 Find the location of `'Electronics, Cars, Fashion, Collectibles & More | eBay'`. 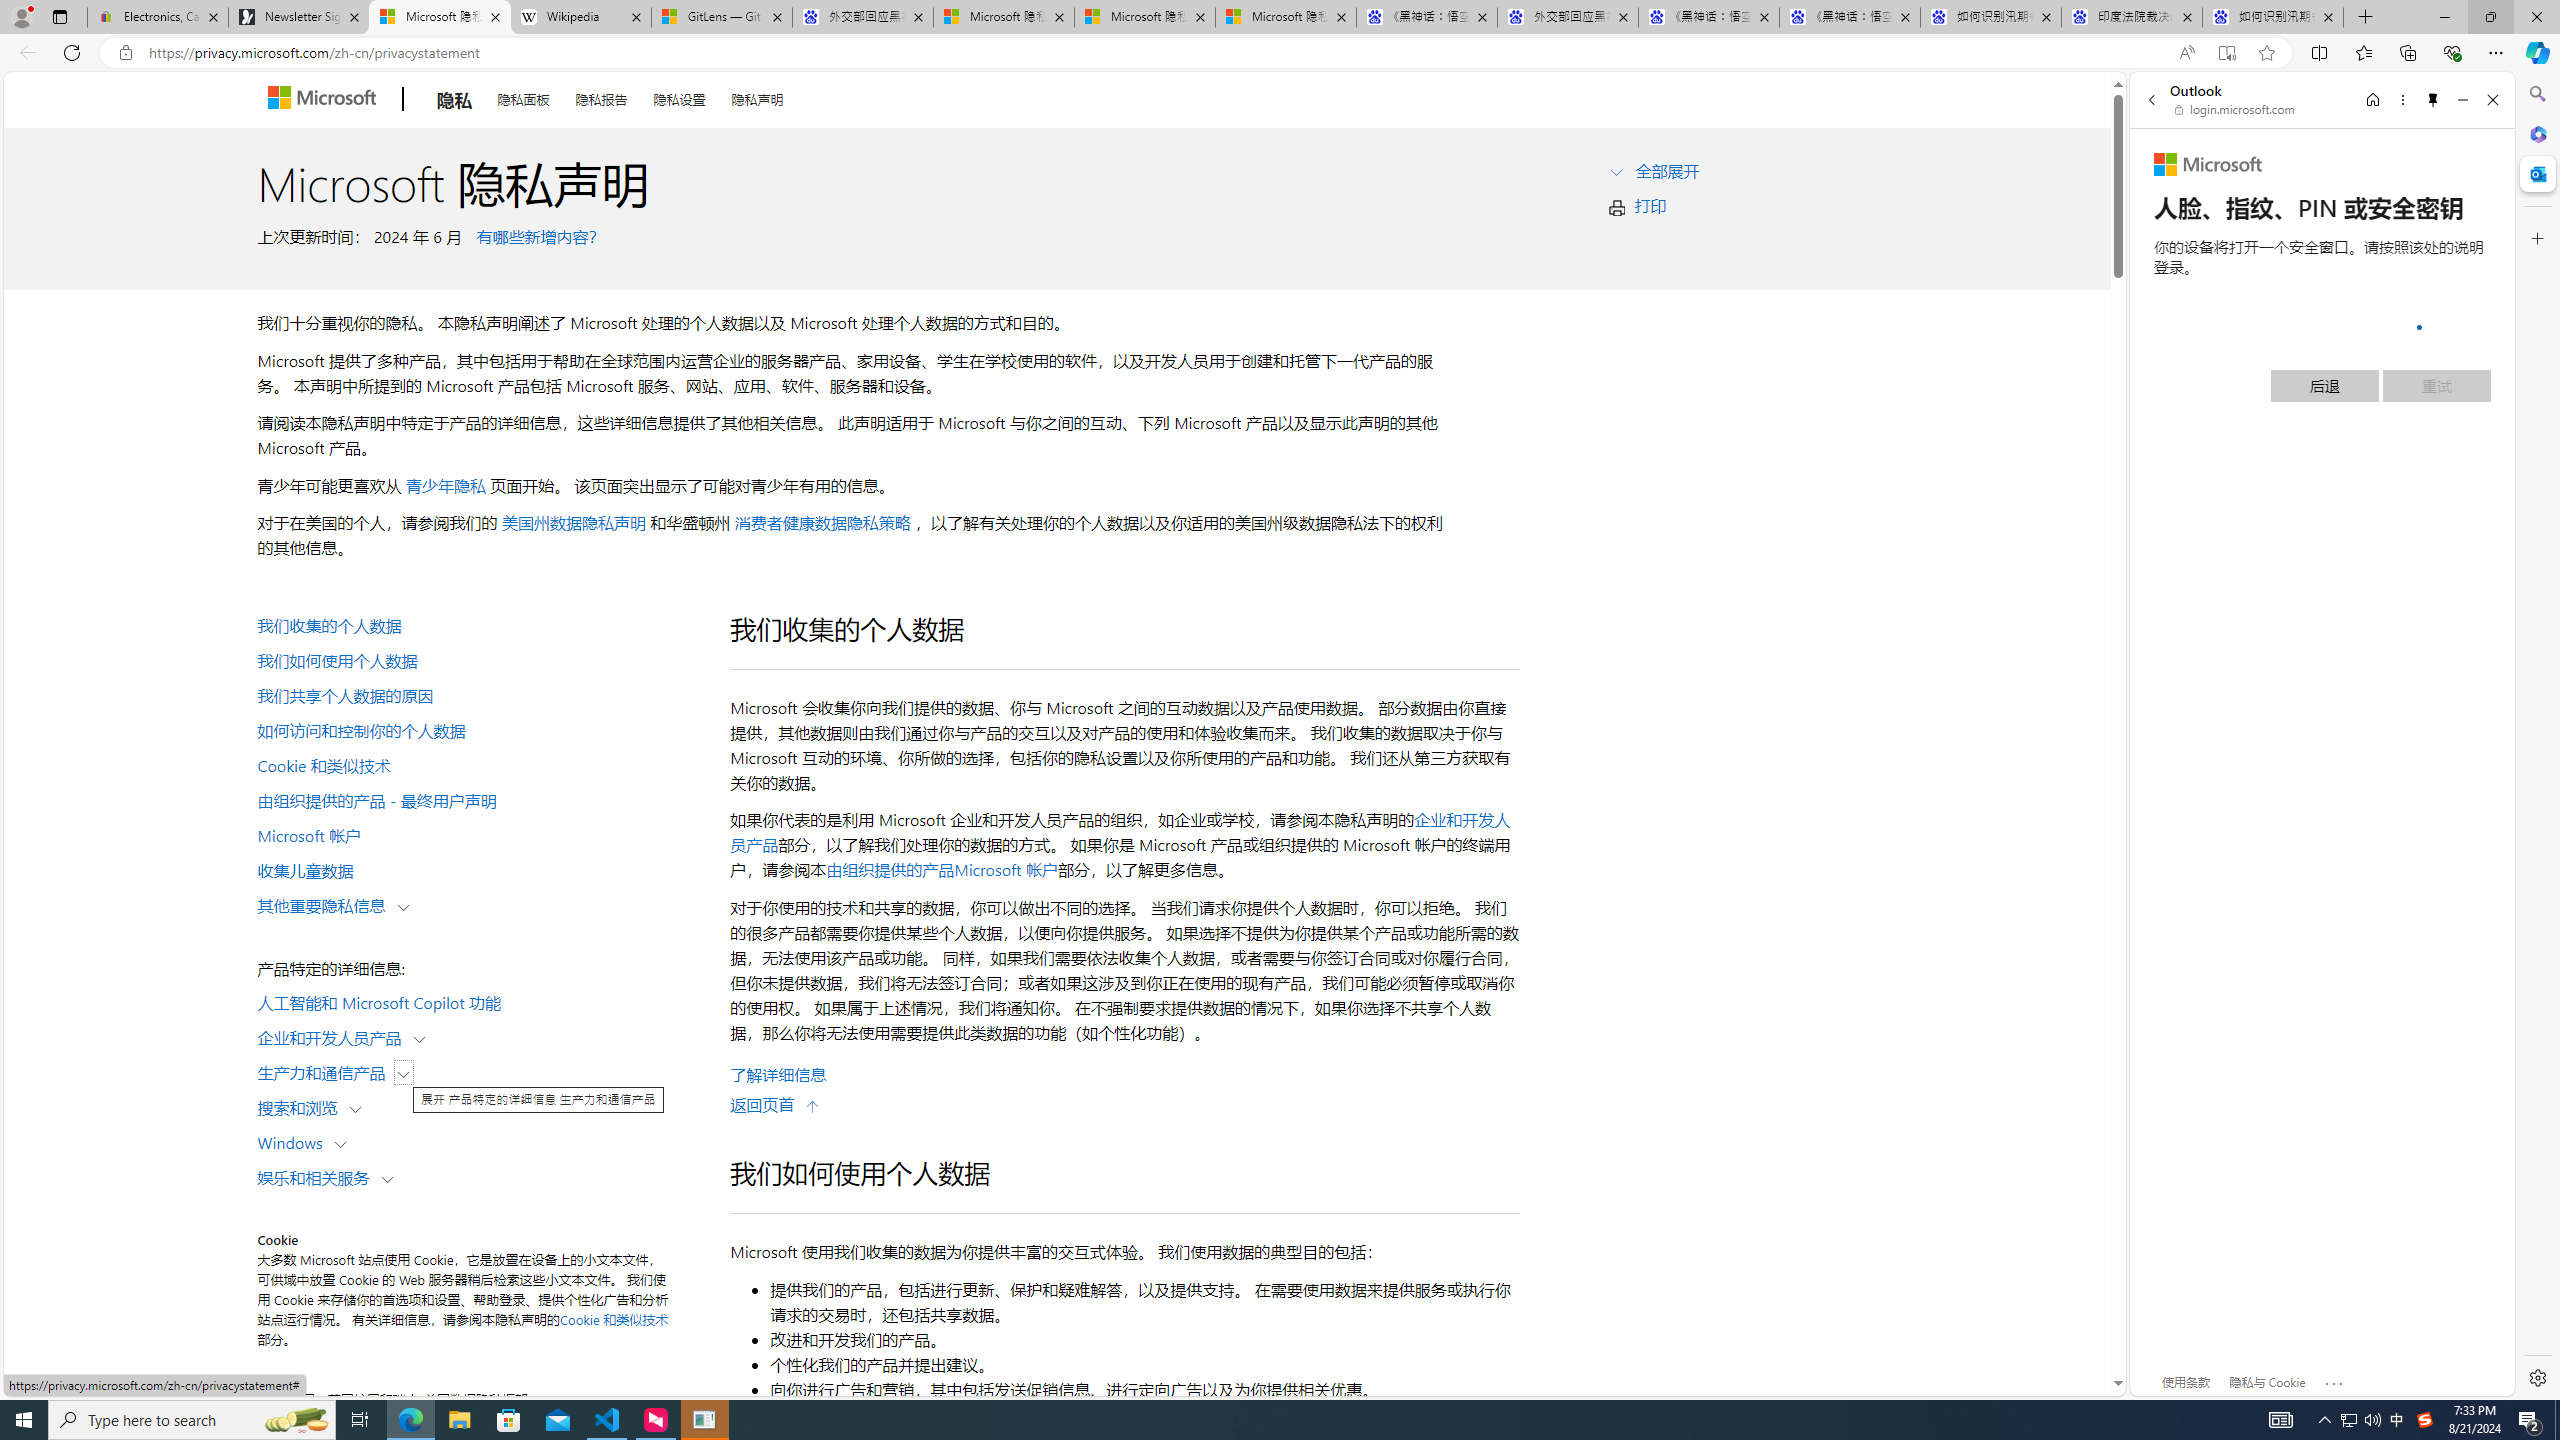

'Electronics, Cars, Fashion, Collectibles & More | eBay' is located at coordinates (158, 16).